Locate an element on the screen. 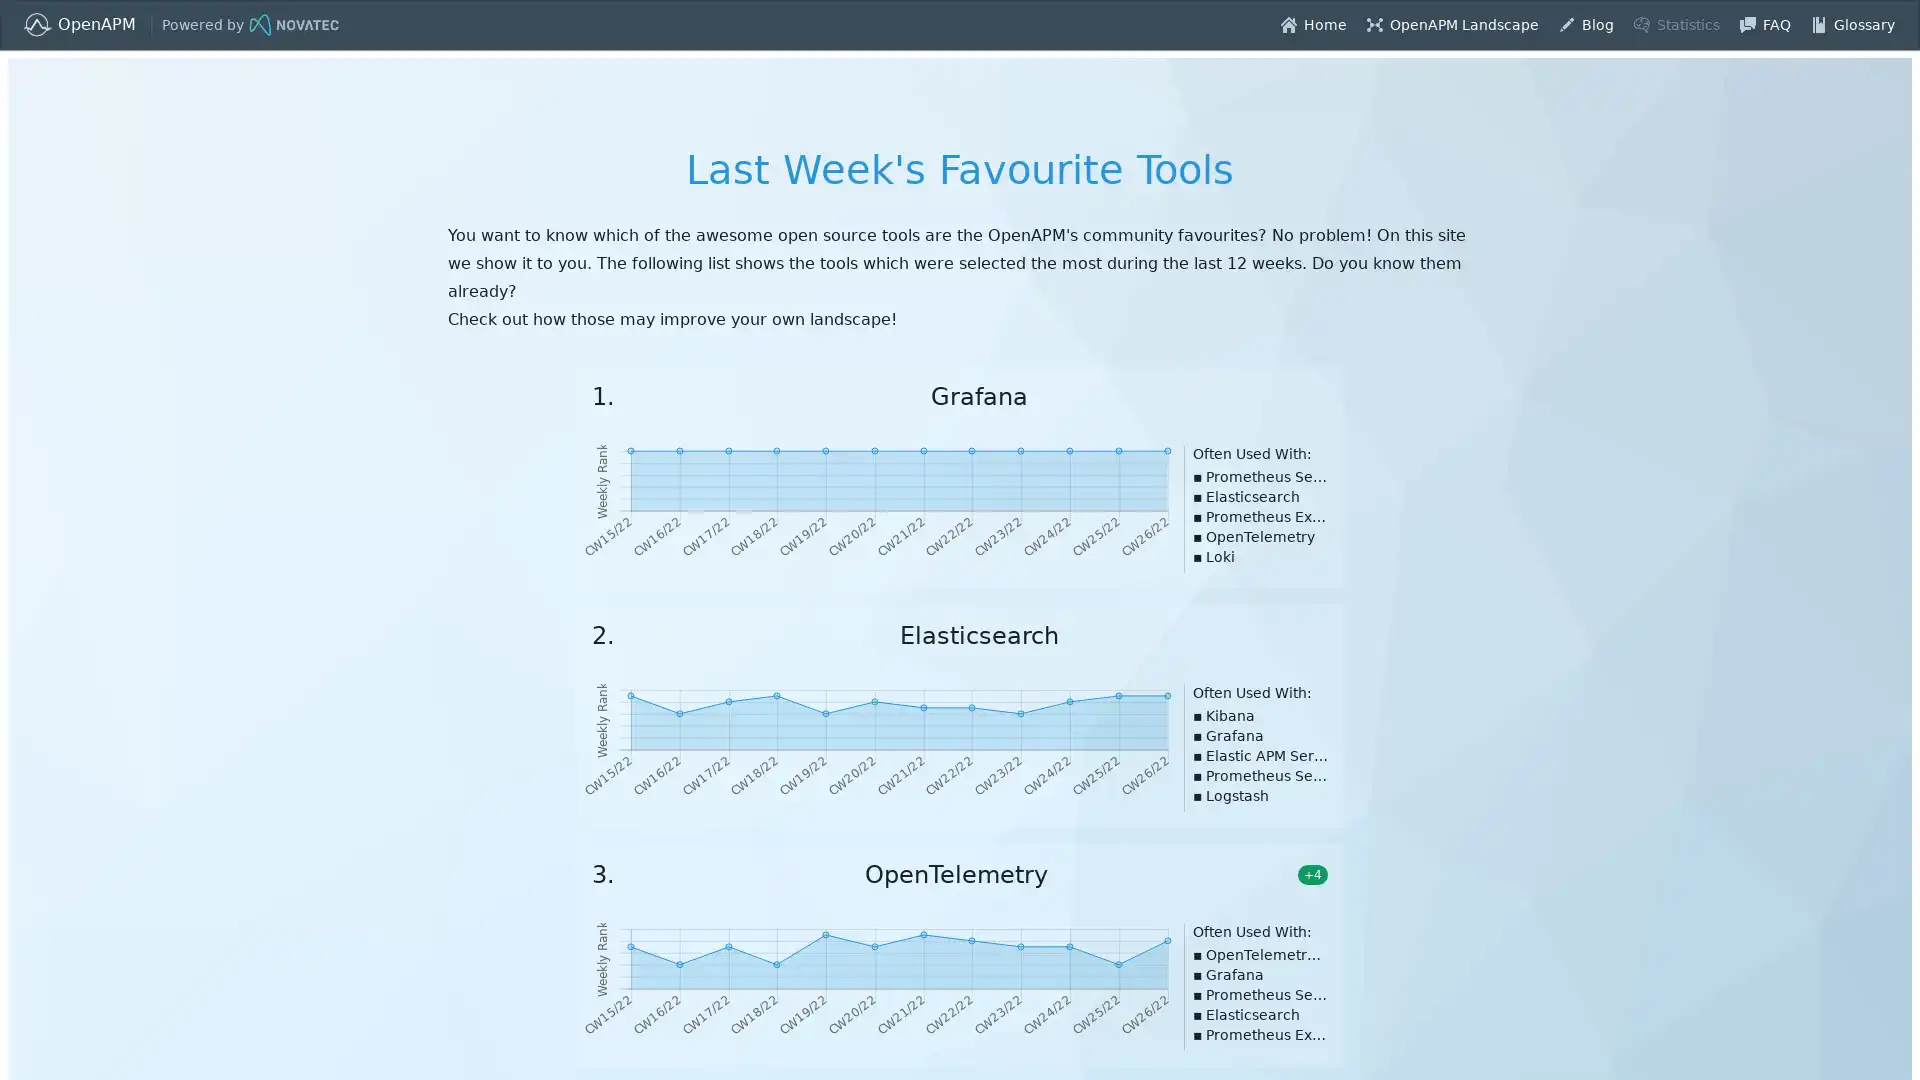  layout-balloon OpenAPM Landscape is located at coordinates (1453, 24).